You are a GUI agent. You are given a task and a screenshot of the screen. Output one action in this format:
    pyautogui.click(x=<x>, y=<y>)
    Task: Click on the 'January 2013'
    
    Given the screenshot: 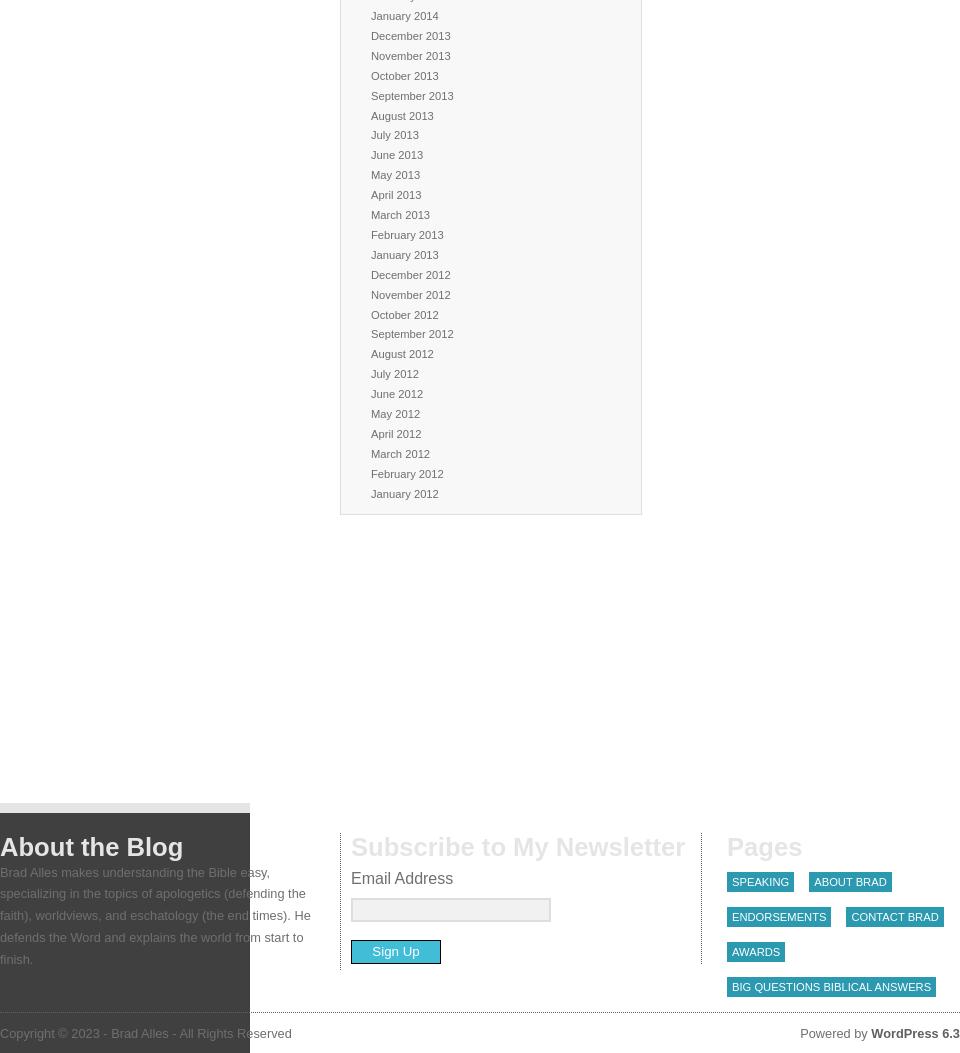 What is the action you would take?
    pyautogui.click(x=403, y=252)
    